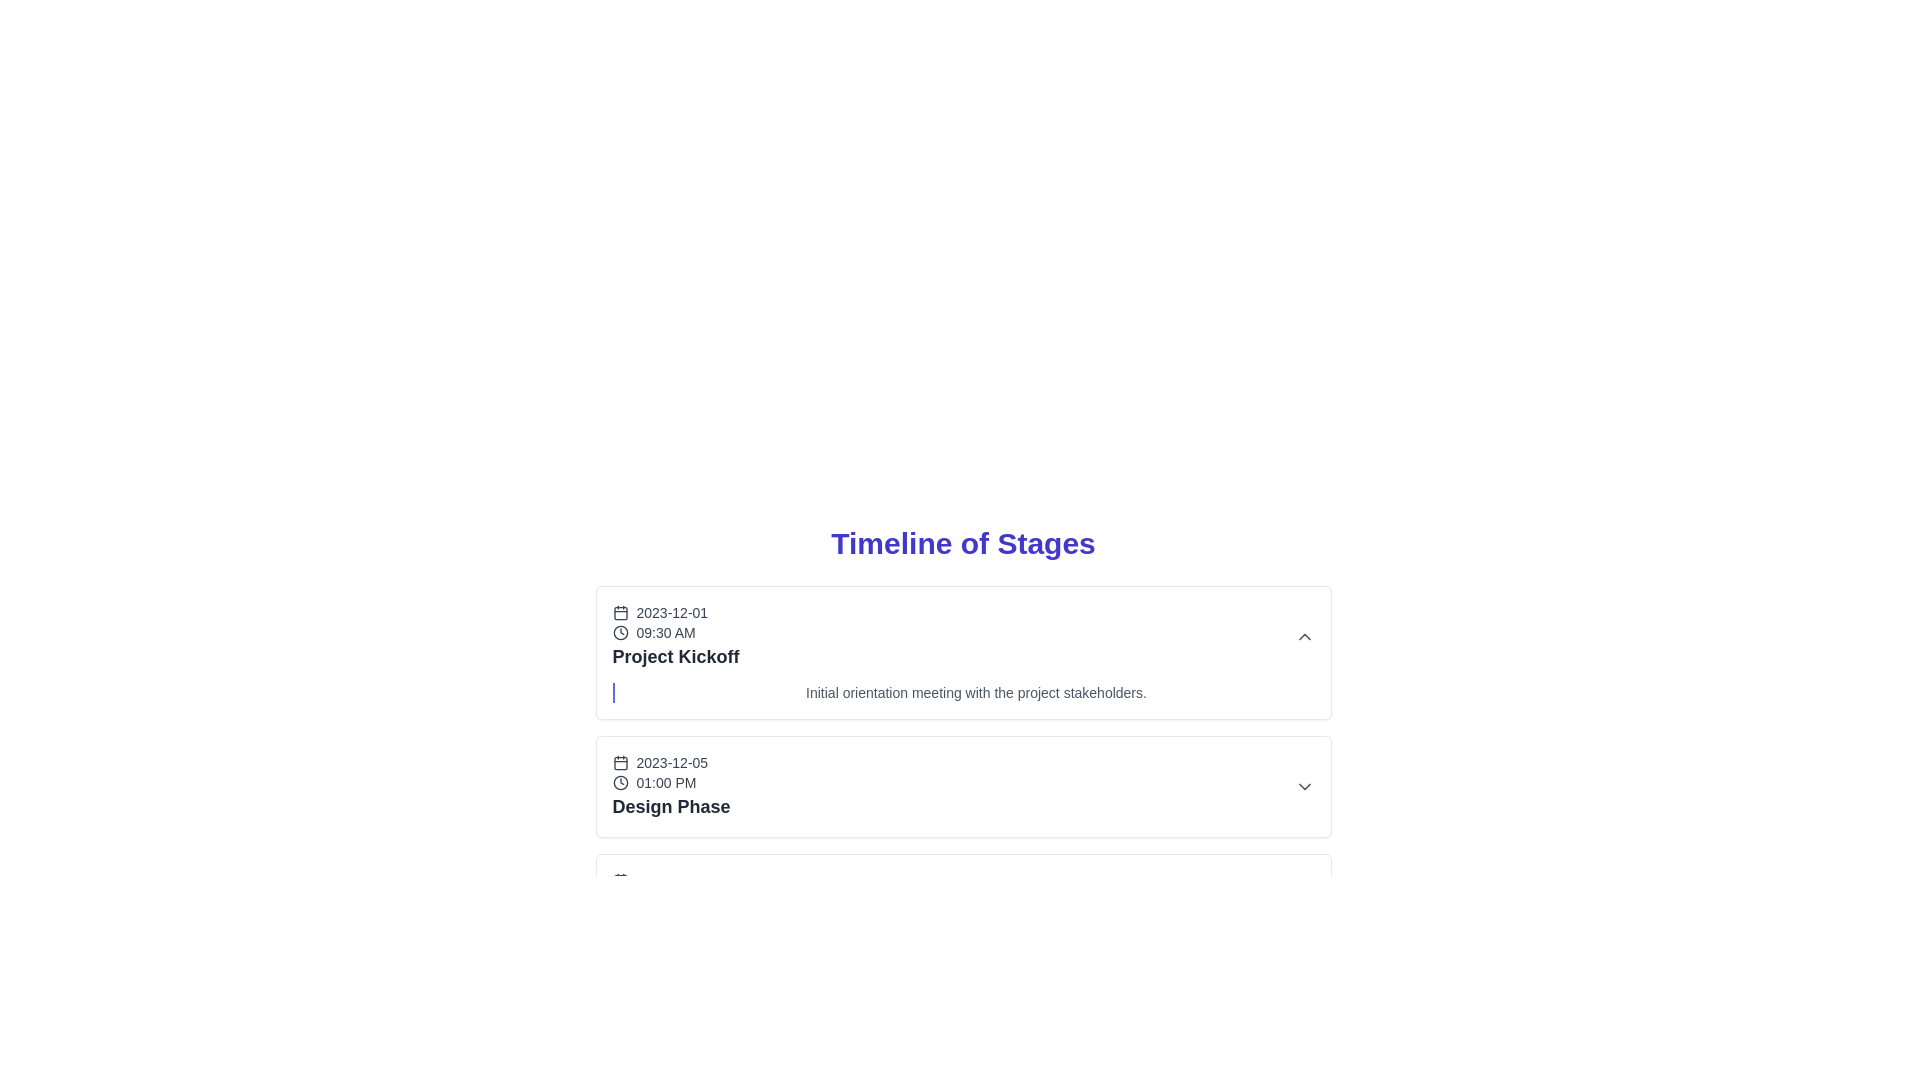 This screenshot has width=1920, height=1080. I want to click on the Event header or timeline entry that displays a calendar icon, date '2023-12-01', time '09:30 AM', and the title 'Project Kickoff', so click(676, 636).